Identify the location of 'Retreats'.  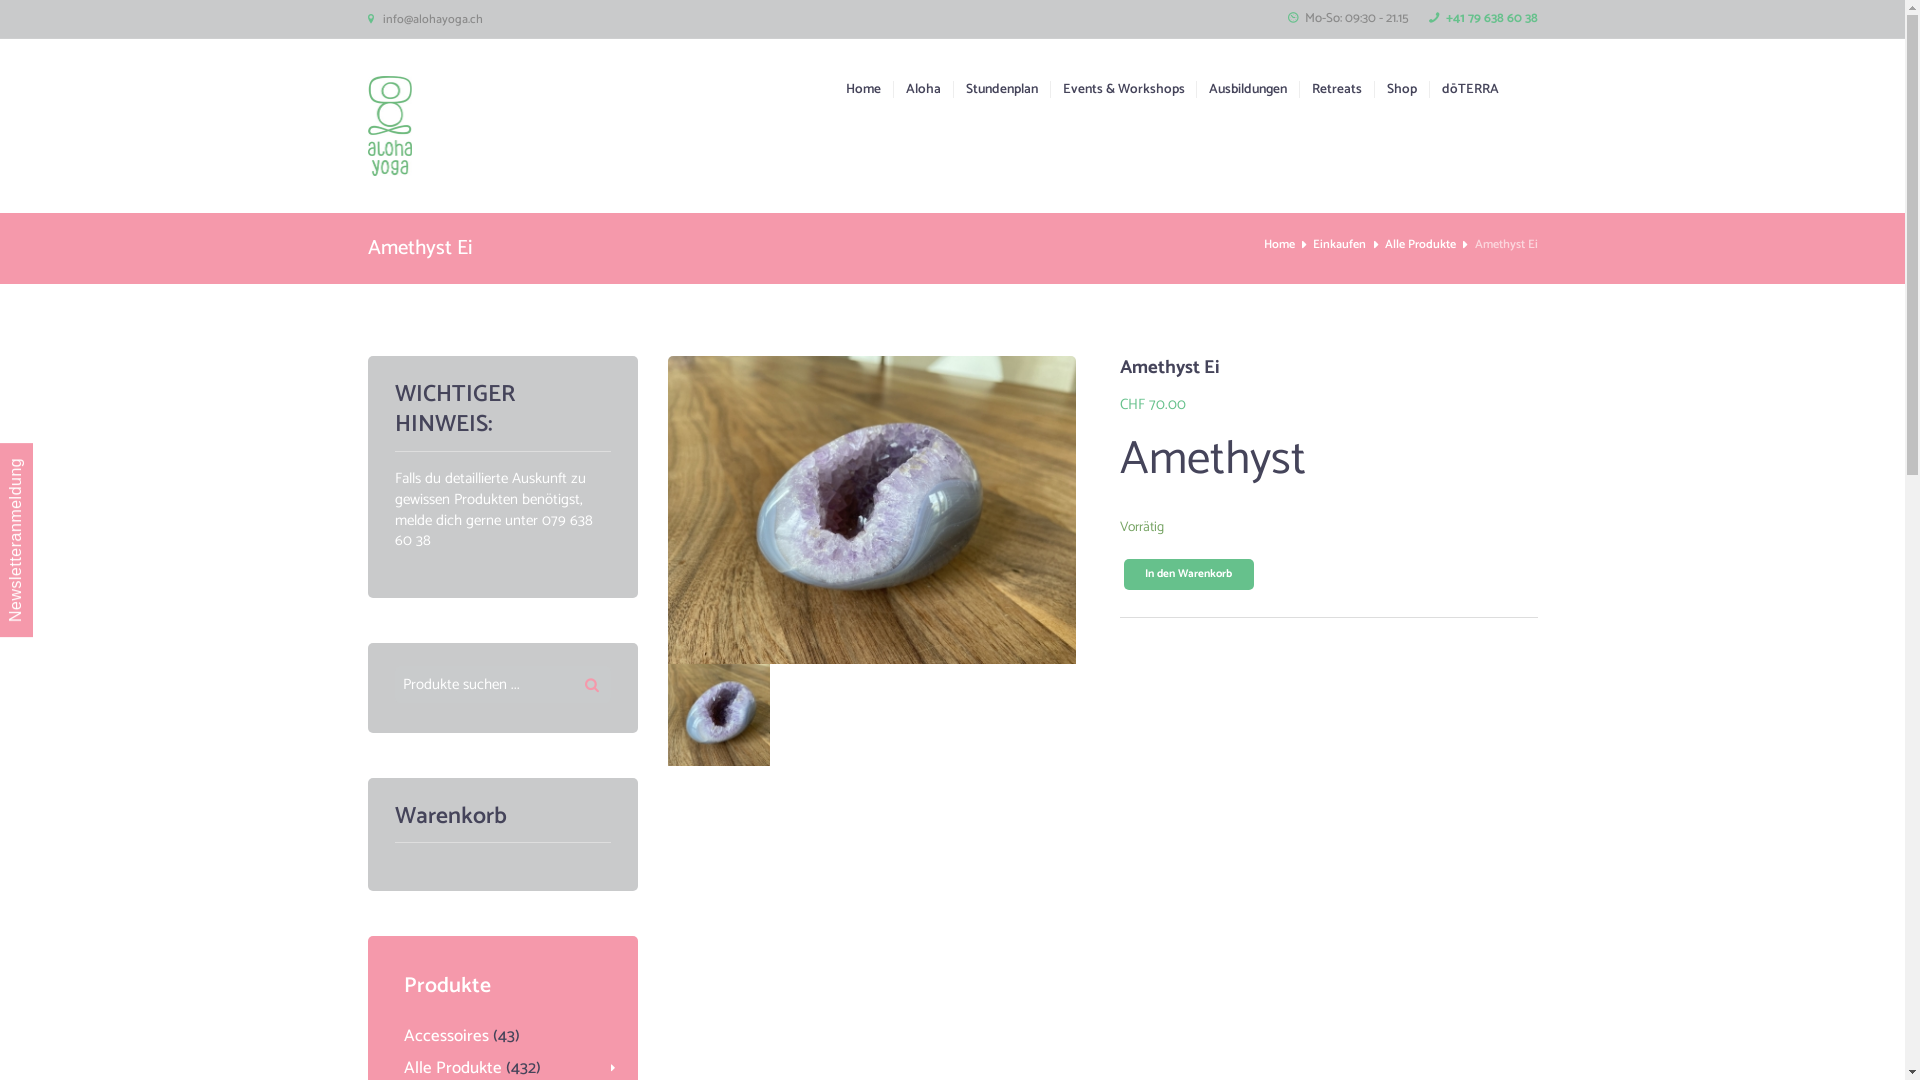
(1330, 88).